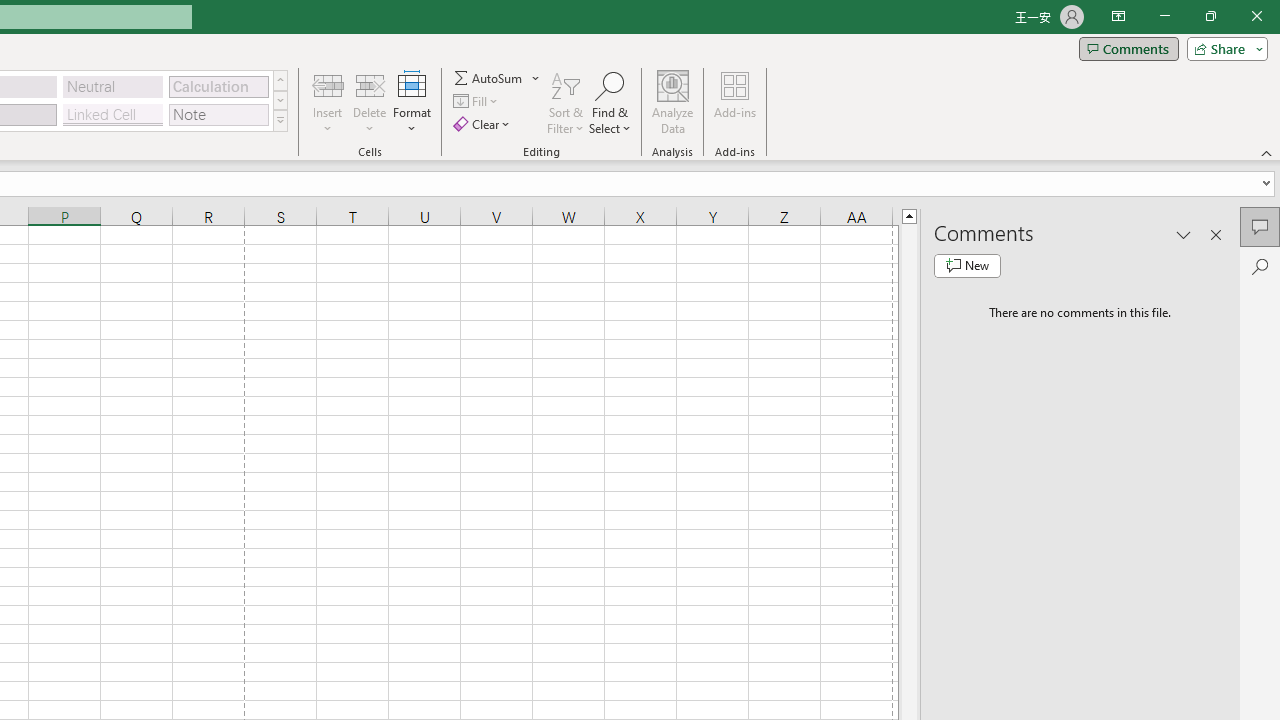 The height and width of the screenshot is (720, 1280). What do you see at coordinates (112, 85) in the screenshot?
I see `'Neutral'` at bounding box center [112, 85].